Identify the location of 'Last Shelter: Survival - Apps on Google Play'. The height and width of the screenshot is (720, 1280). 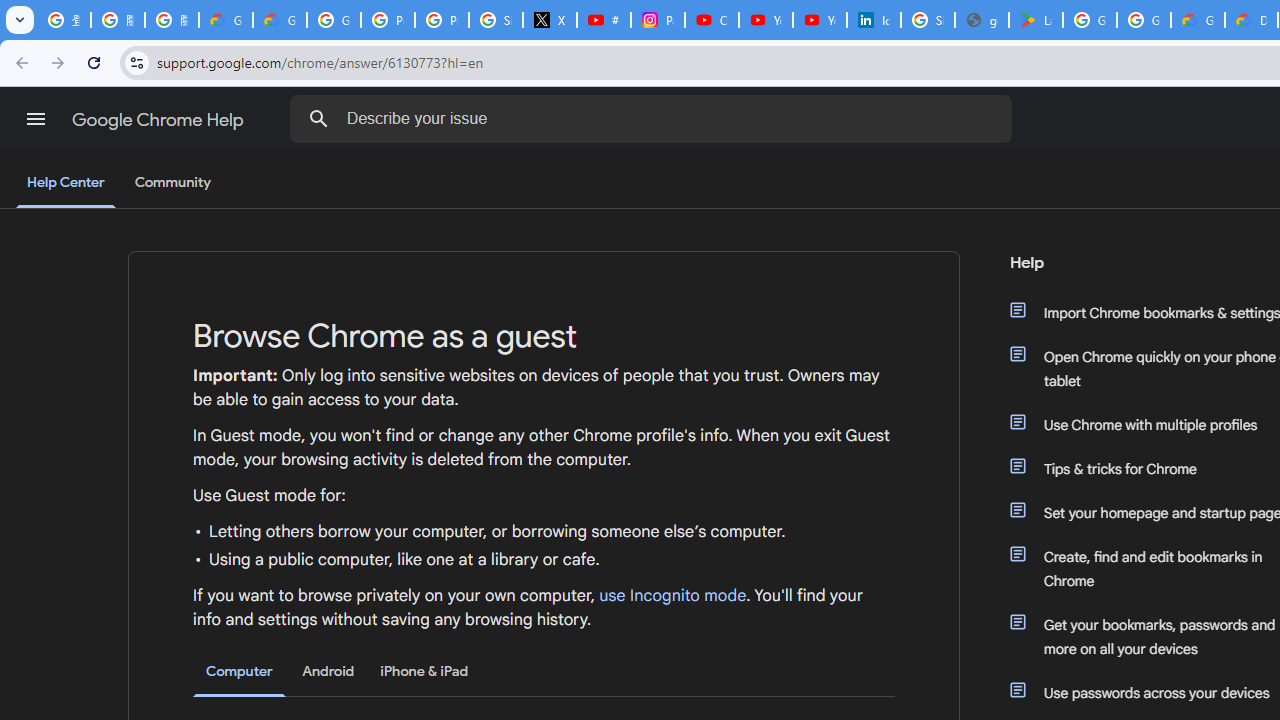
(1036, 20).